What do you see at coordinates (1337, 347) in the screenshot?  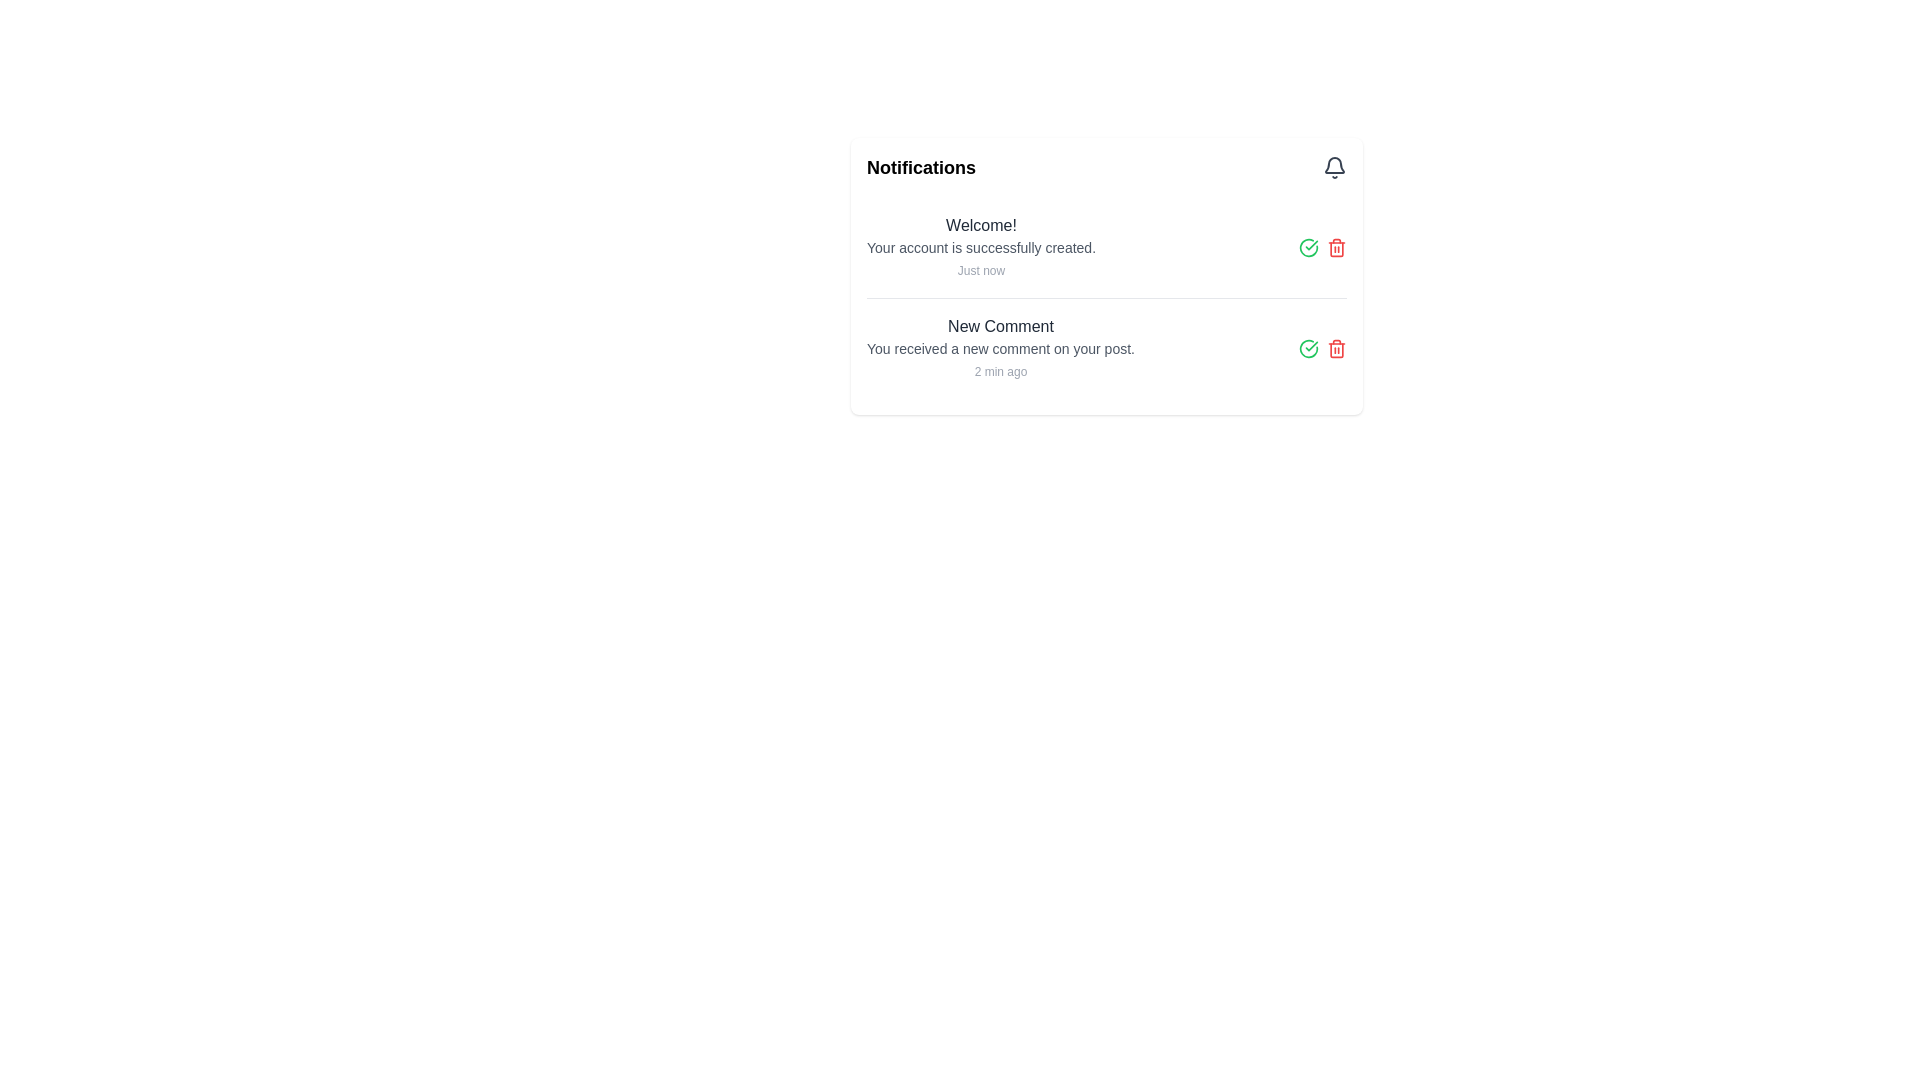 I see `the Interactive Icon (Trash Bin) located to the right of the green check-circle icon in the second notification item` at bounding box center [1337, 347].